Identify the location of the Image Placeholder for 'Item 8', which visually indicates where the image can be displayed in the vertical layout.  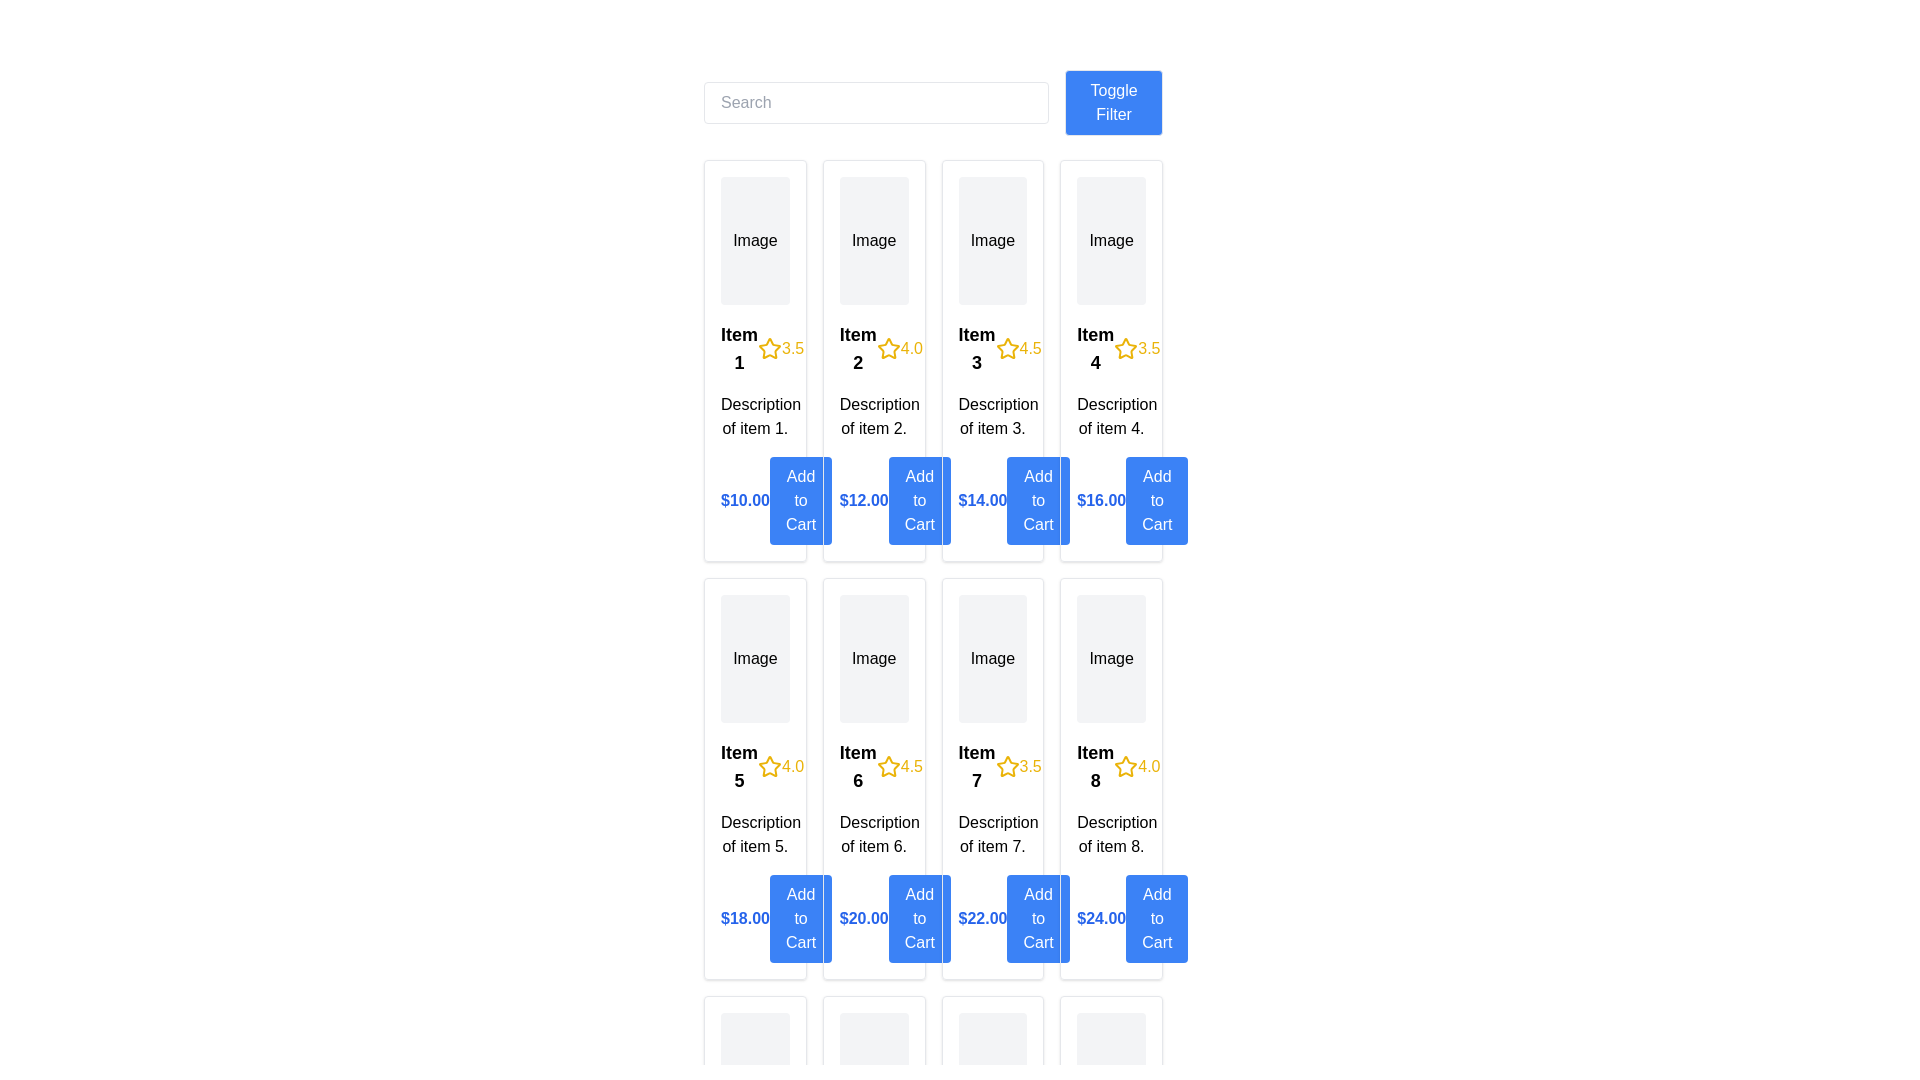
(1110, 659).